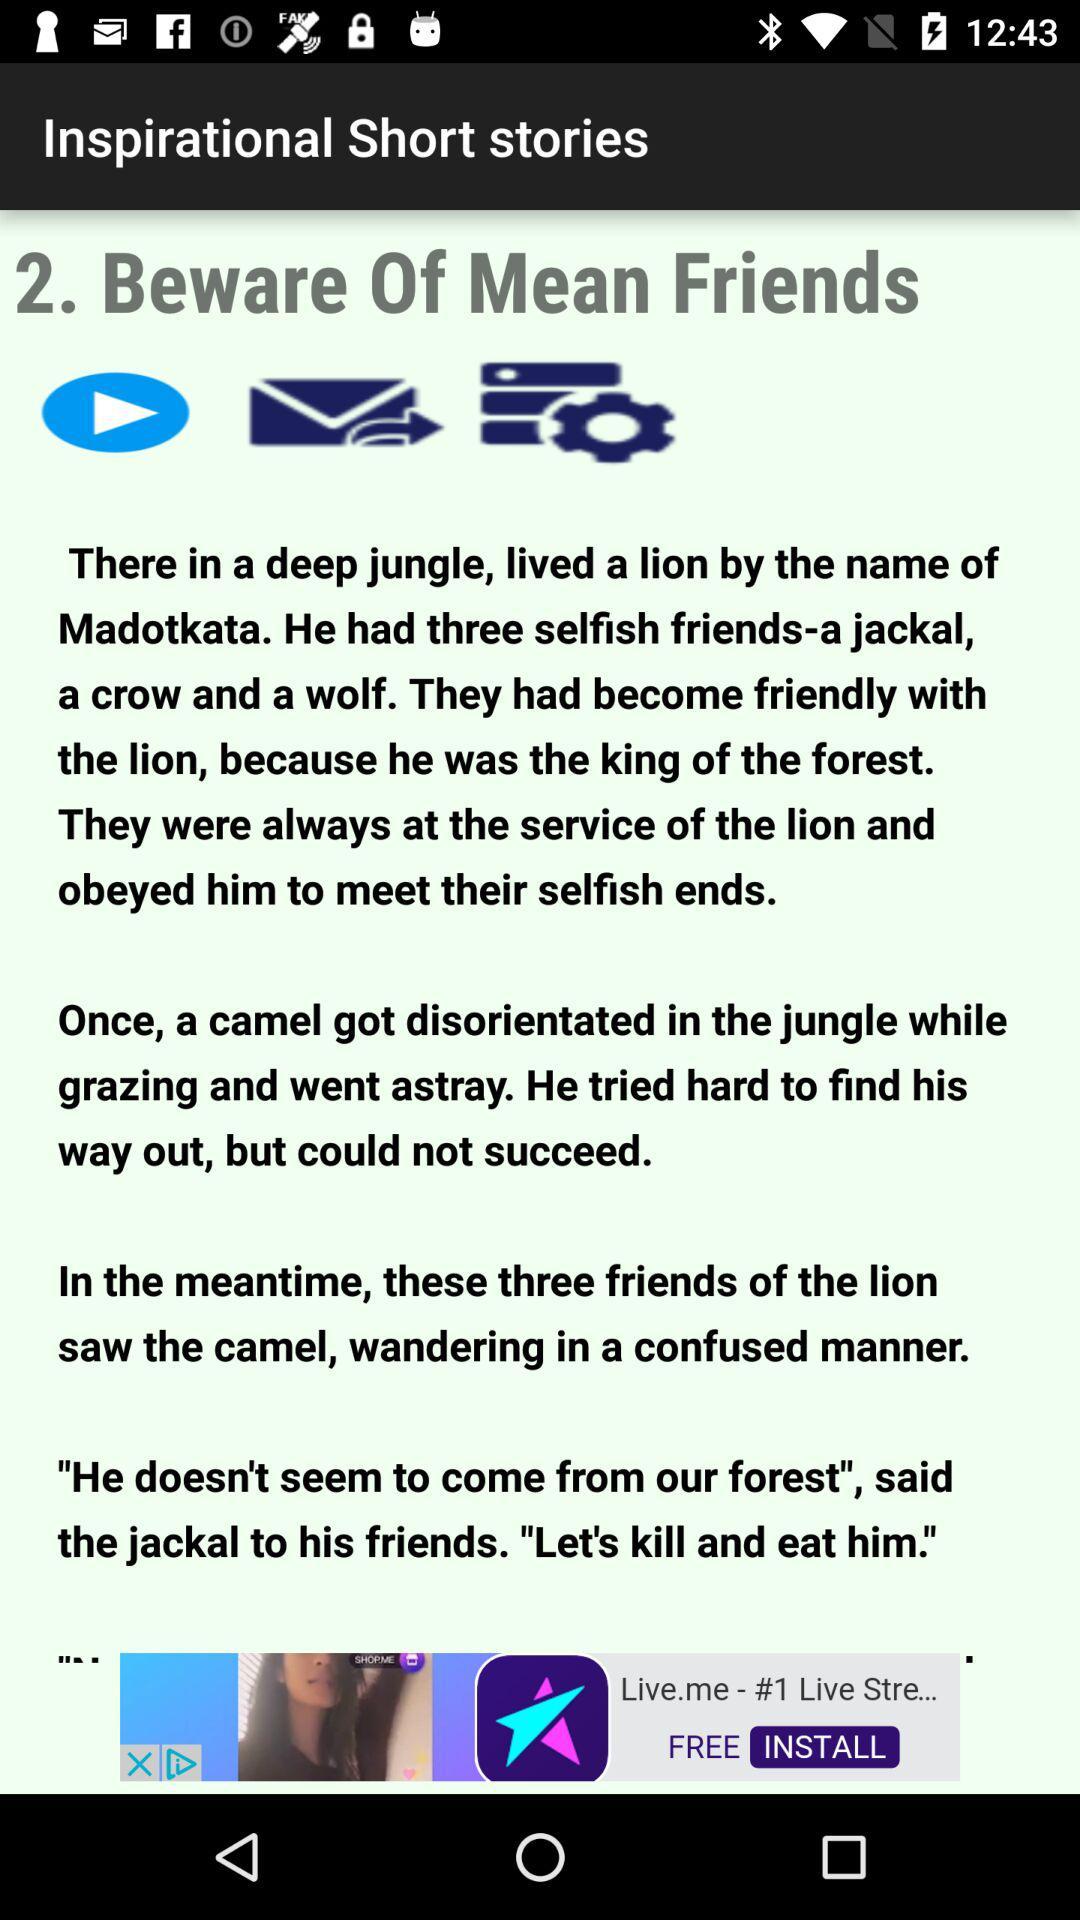 Image resolution: width=1080 pixels, height=1920 pixels. Describe the element at coordinates (540, 1714) in the screenshot. I see `install an app` at that location.